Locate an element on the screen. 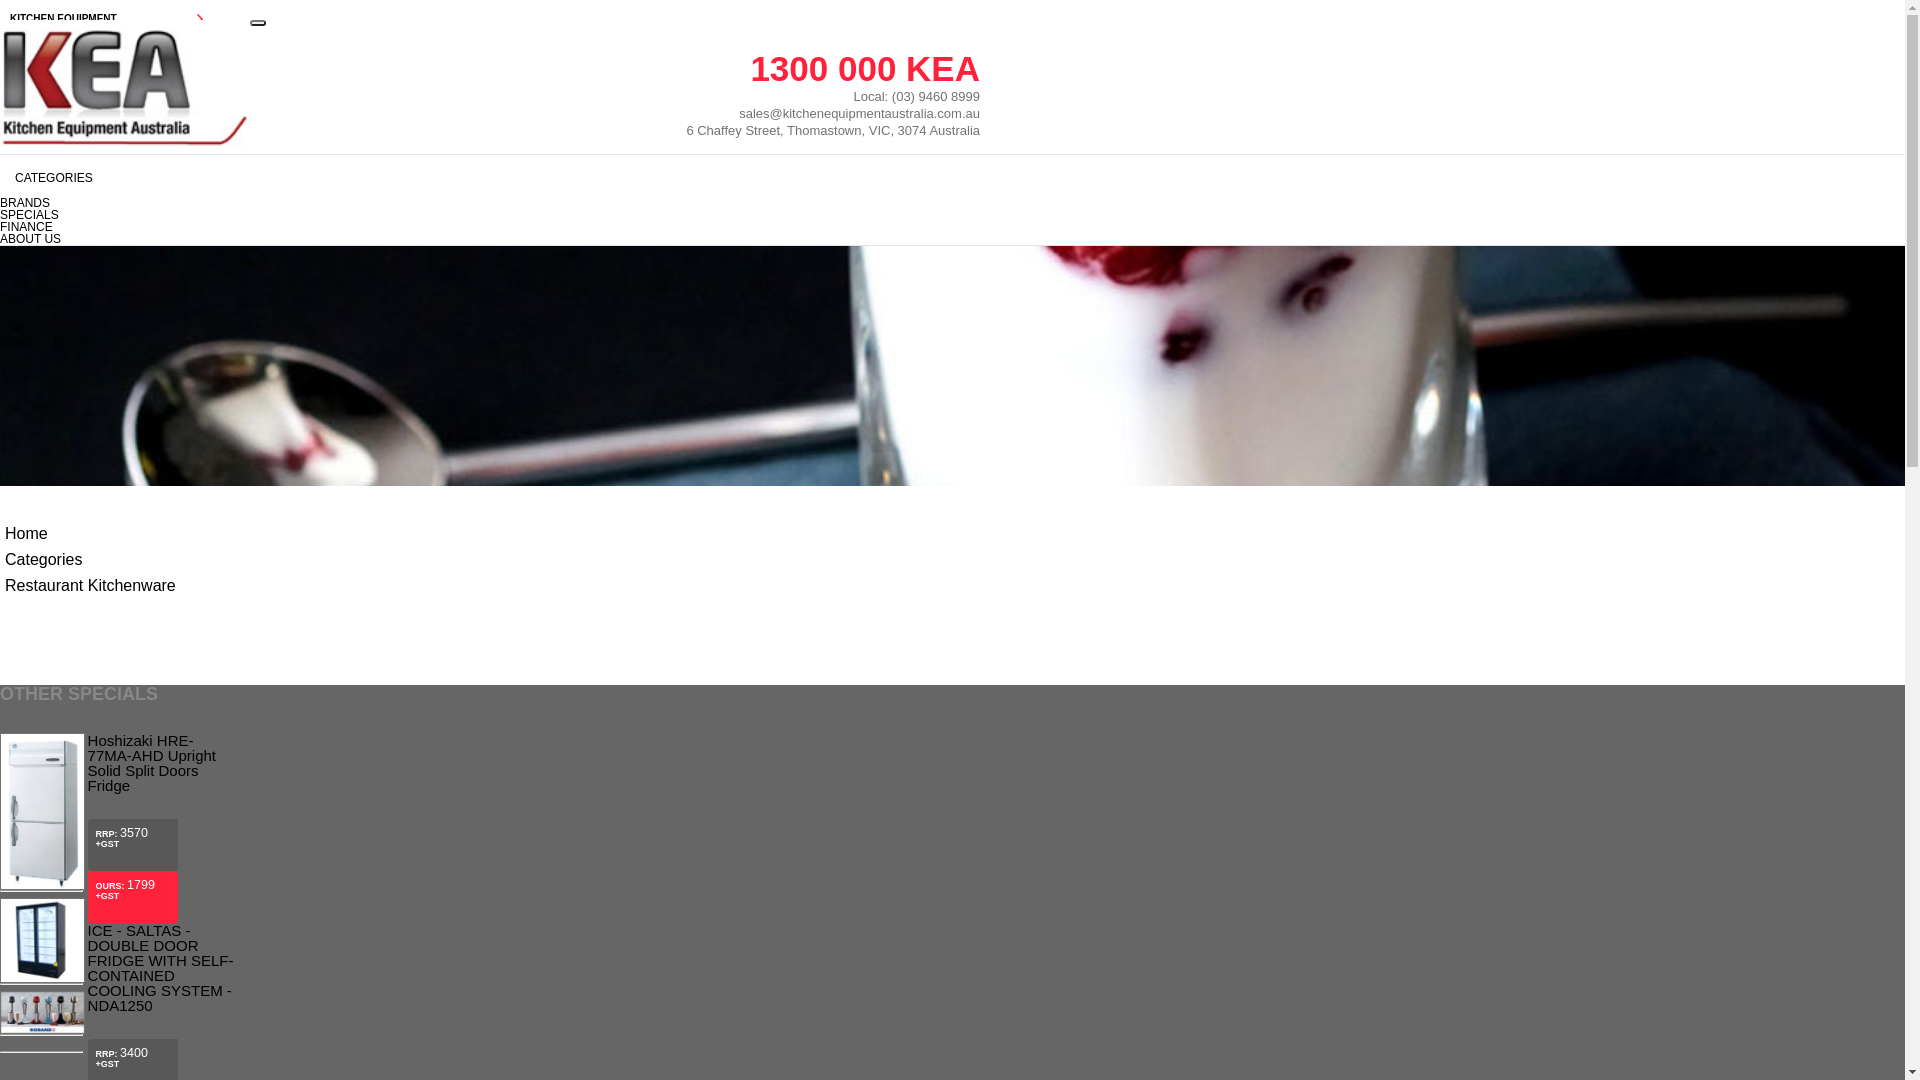 Image resolution: width=1920 pixels, height=1080 pixels. 'COMMERCIAL DEEP FRYERS' is located at coordinates (0, 169).